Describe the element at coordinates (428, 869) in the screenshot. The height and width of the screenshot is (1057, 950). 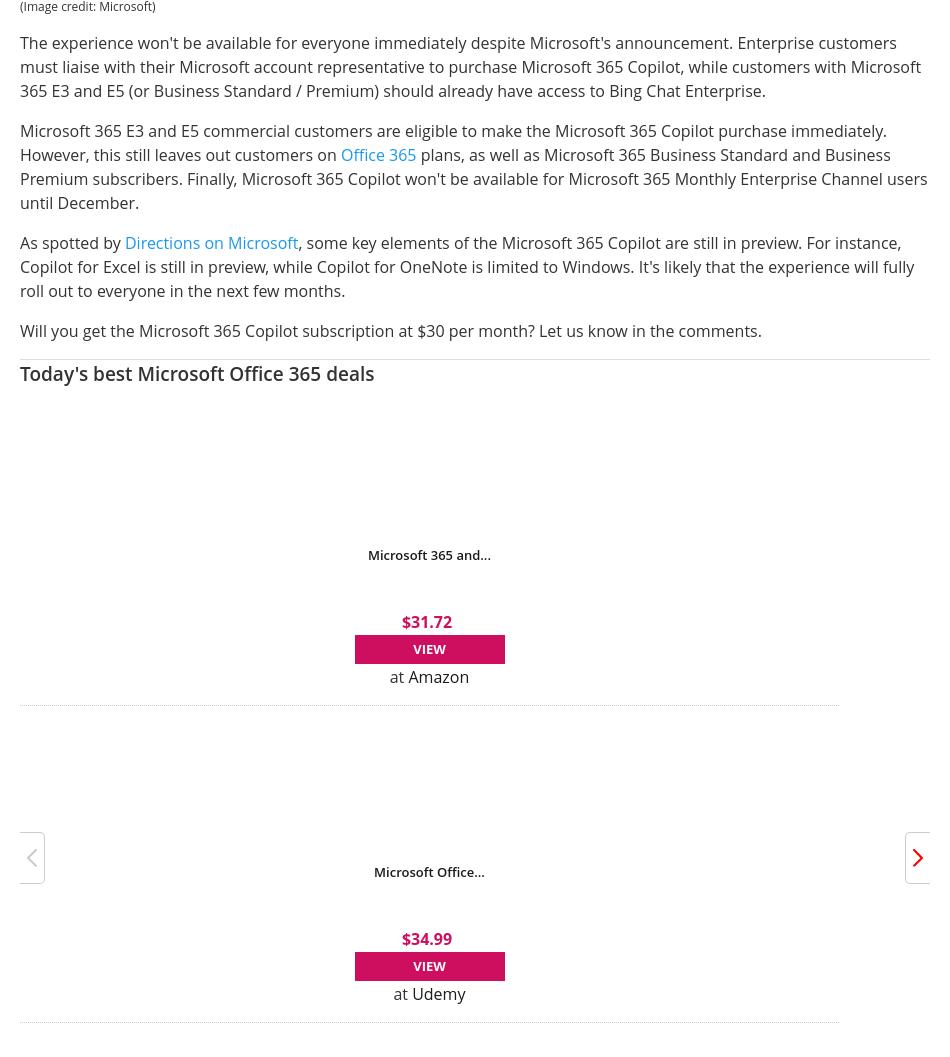
I see `'Microsoft Office...'` at that location.